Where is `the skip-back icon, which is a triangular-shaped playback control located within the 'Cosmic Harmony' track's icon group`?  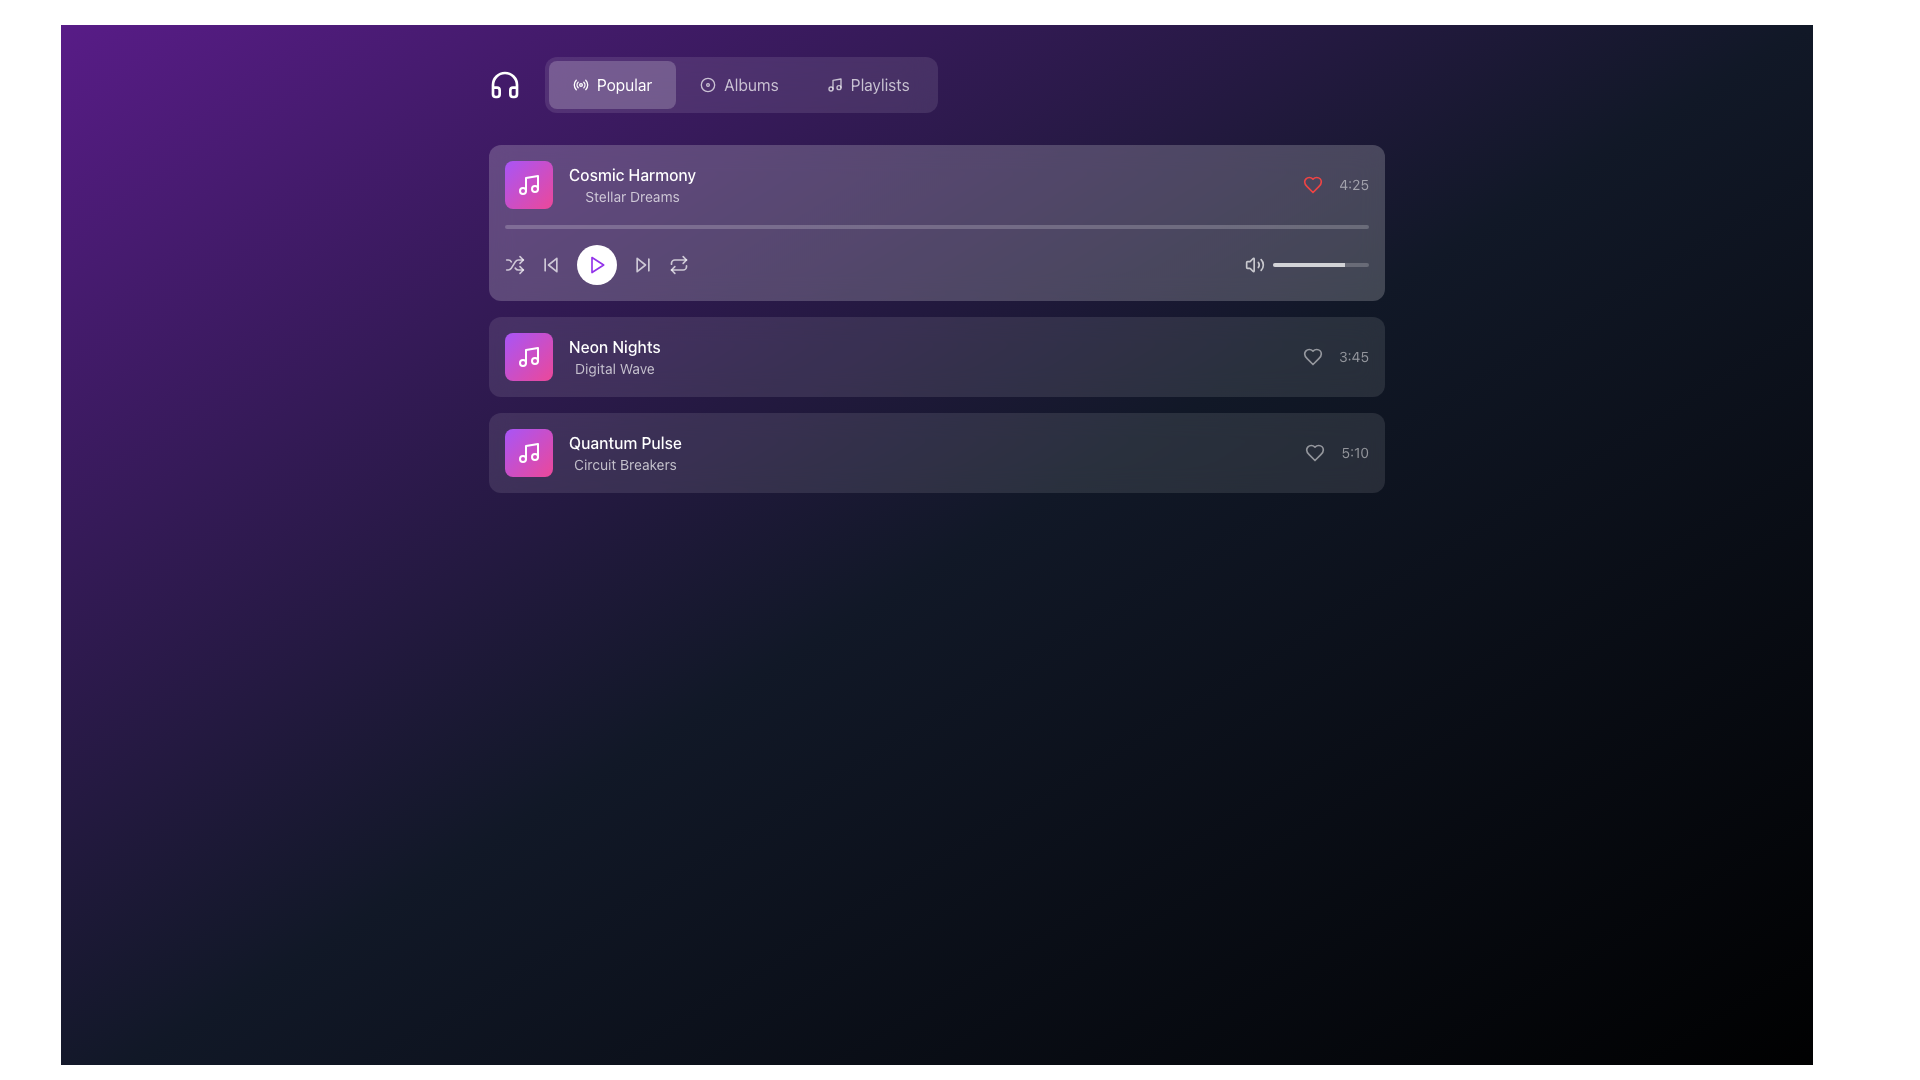
the skip-back icon, which is a triangular-shaped playback control located within the 'Cosmic Harmony' track's icon group is located at coordinates (552, 264).